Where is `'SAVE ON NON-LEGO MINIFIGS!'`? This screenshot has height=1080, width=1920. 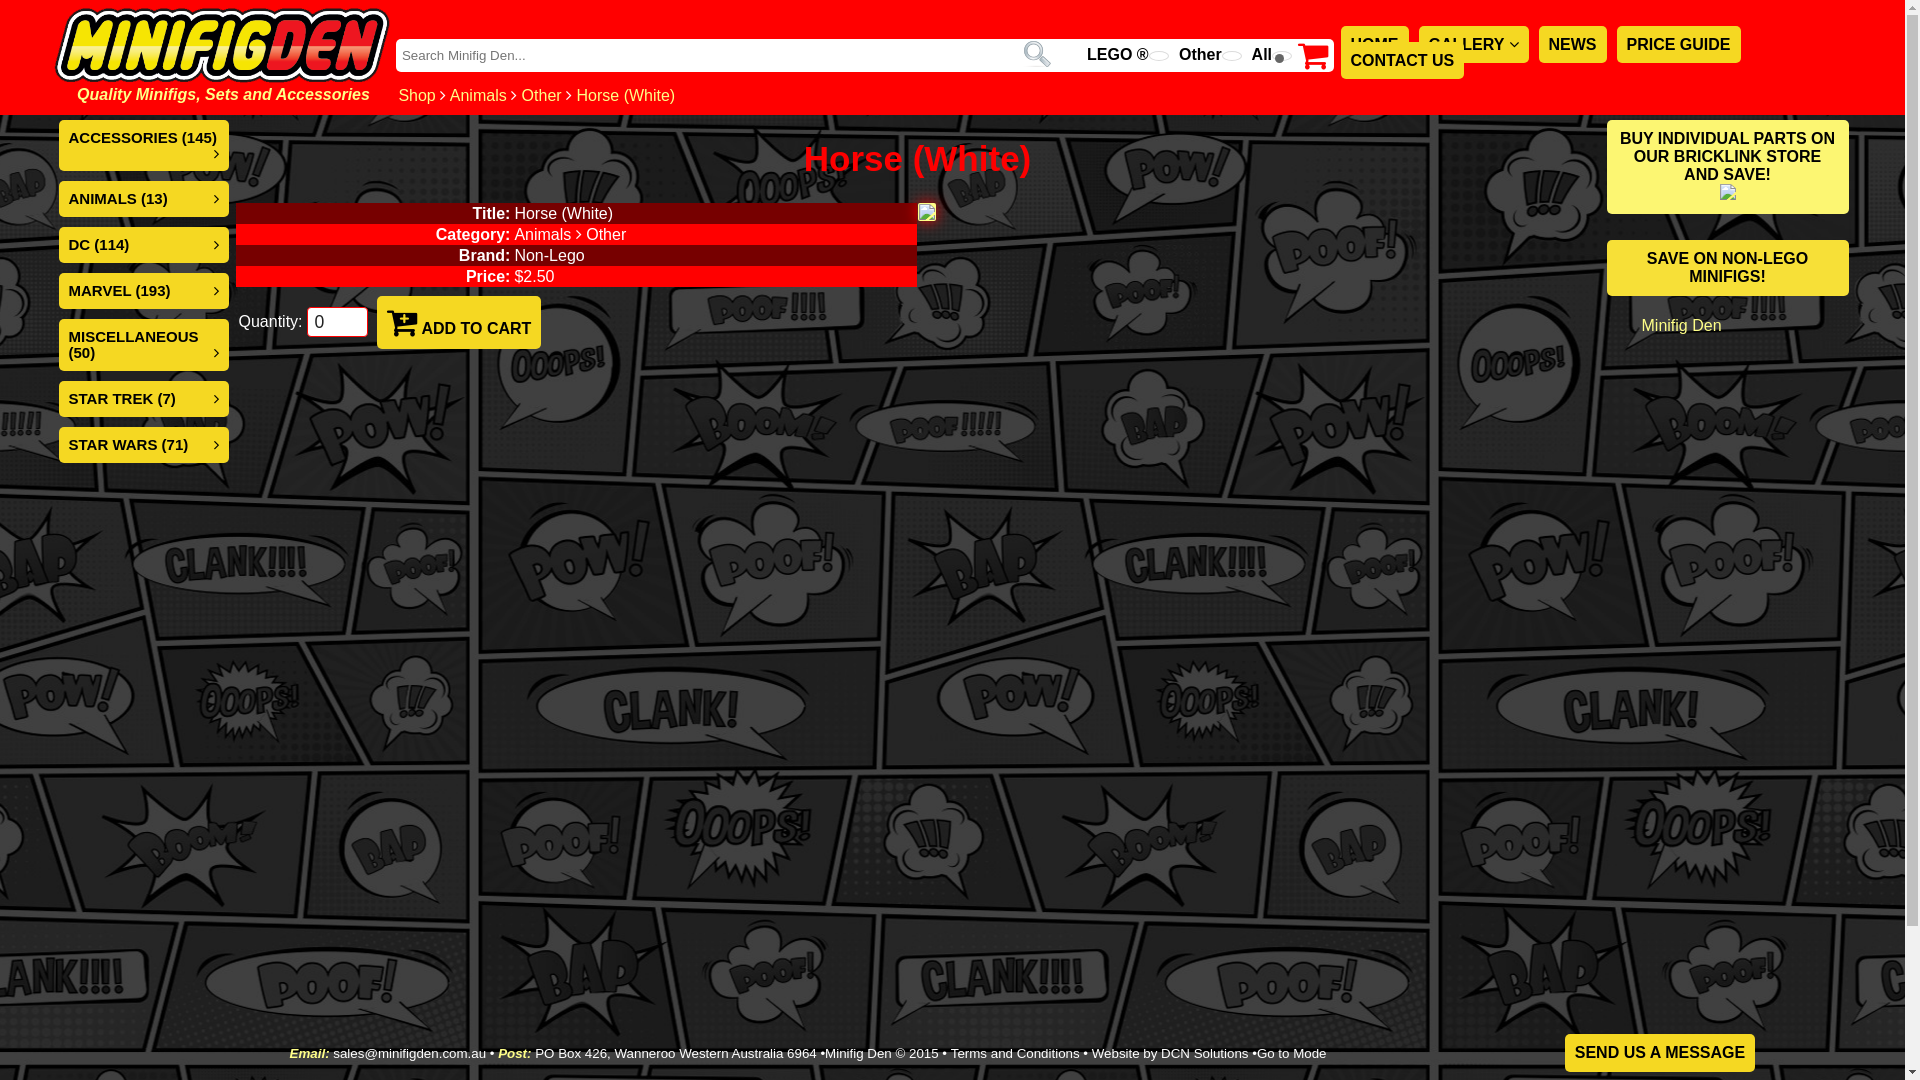 'SAVE ON NON-LEGO MINIFIGS!' is located at coordinates (1606, 266).